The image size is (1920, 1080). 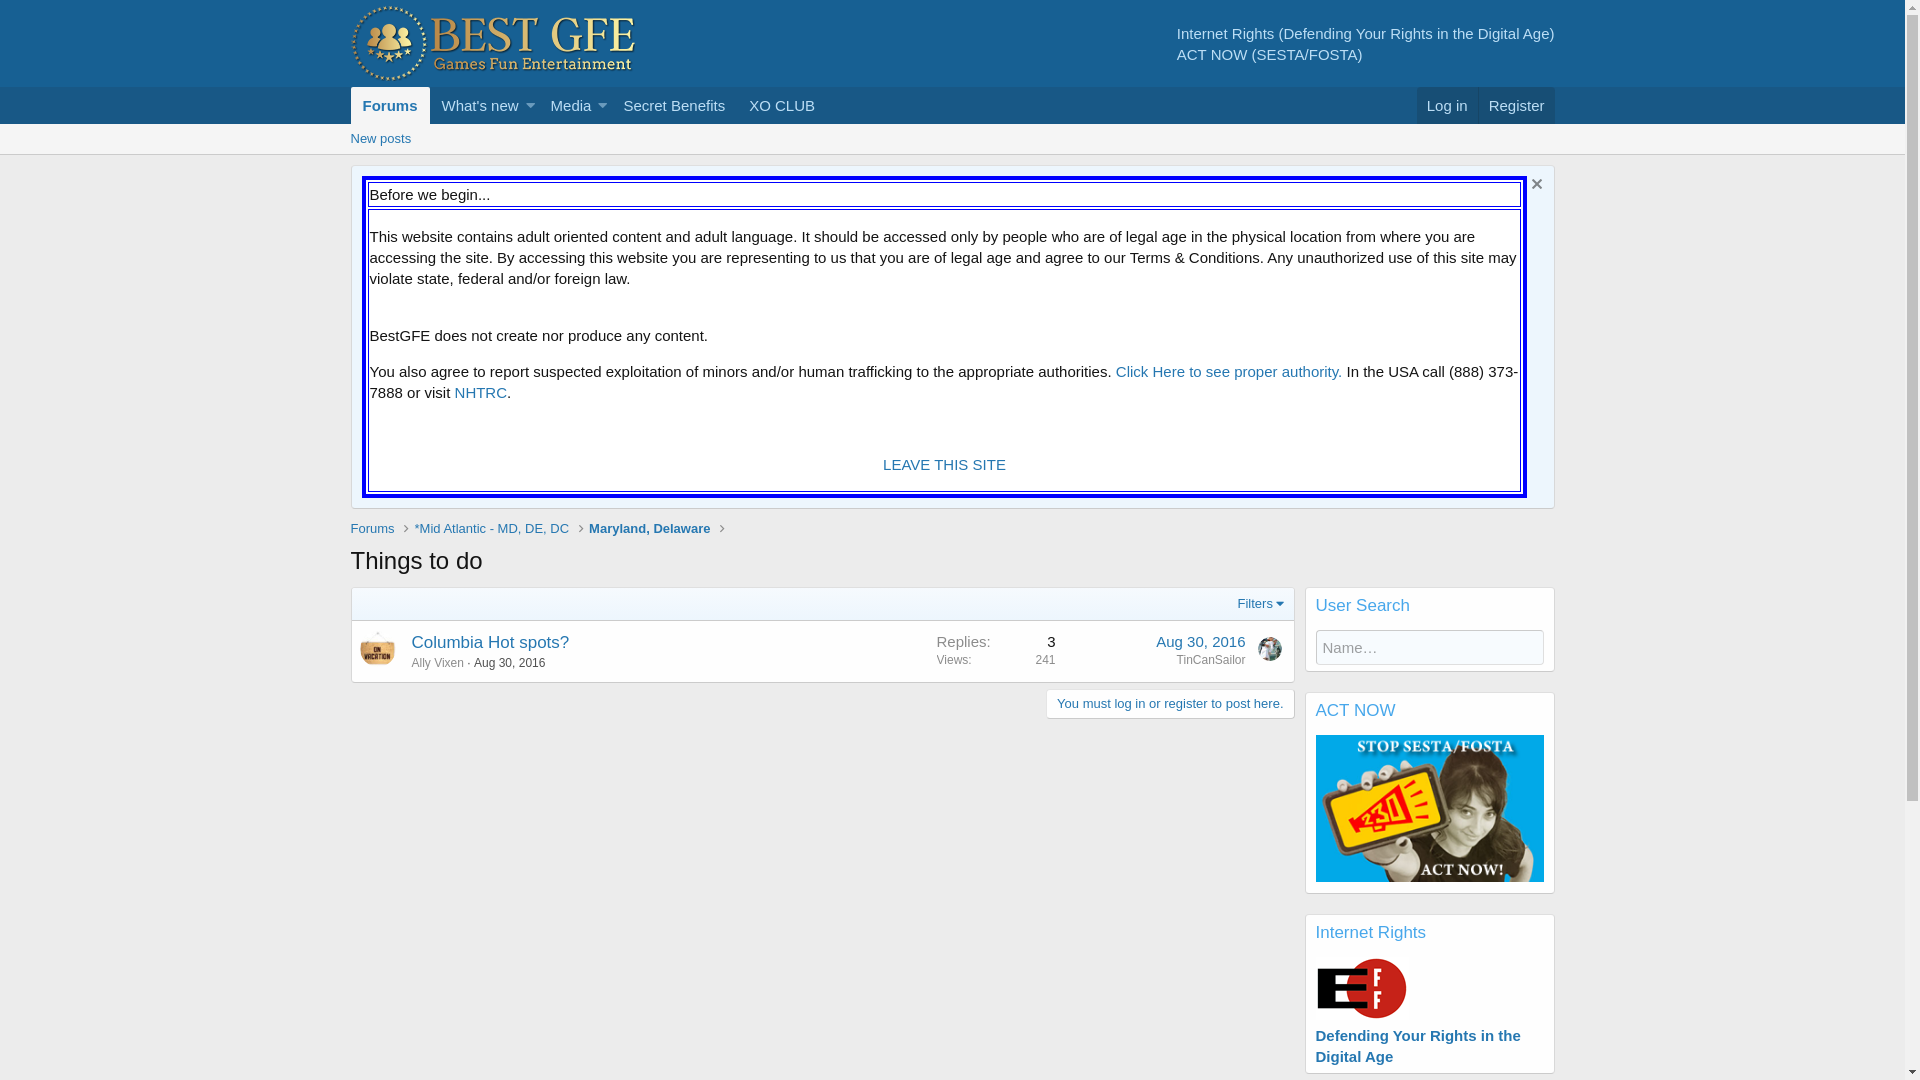 What do you see at coordinates (436, 663) in the screenshot?
I see `'Ally Vixen'` at bounding box center [436, 663].